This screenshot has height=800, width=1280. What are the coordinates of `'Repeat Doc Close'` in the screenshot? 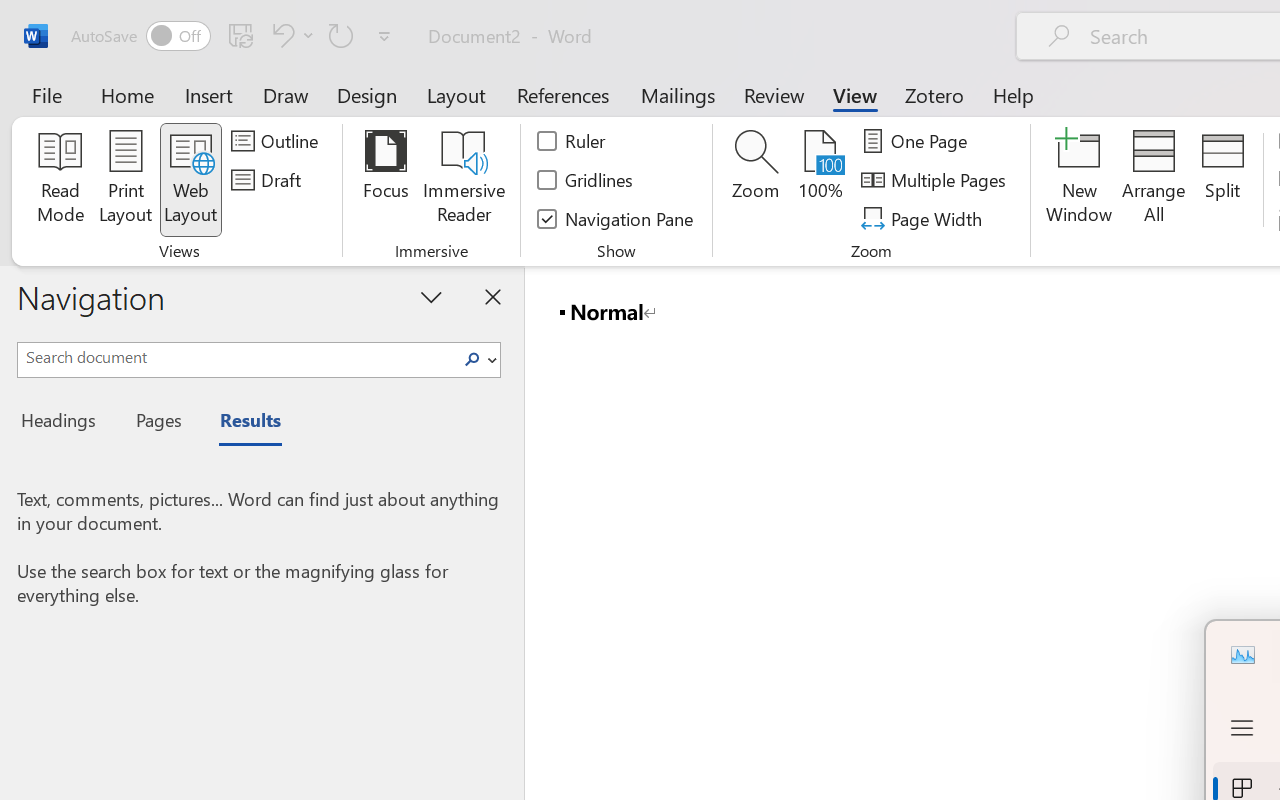 It's located at (341, 34).